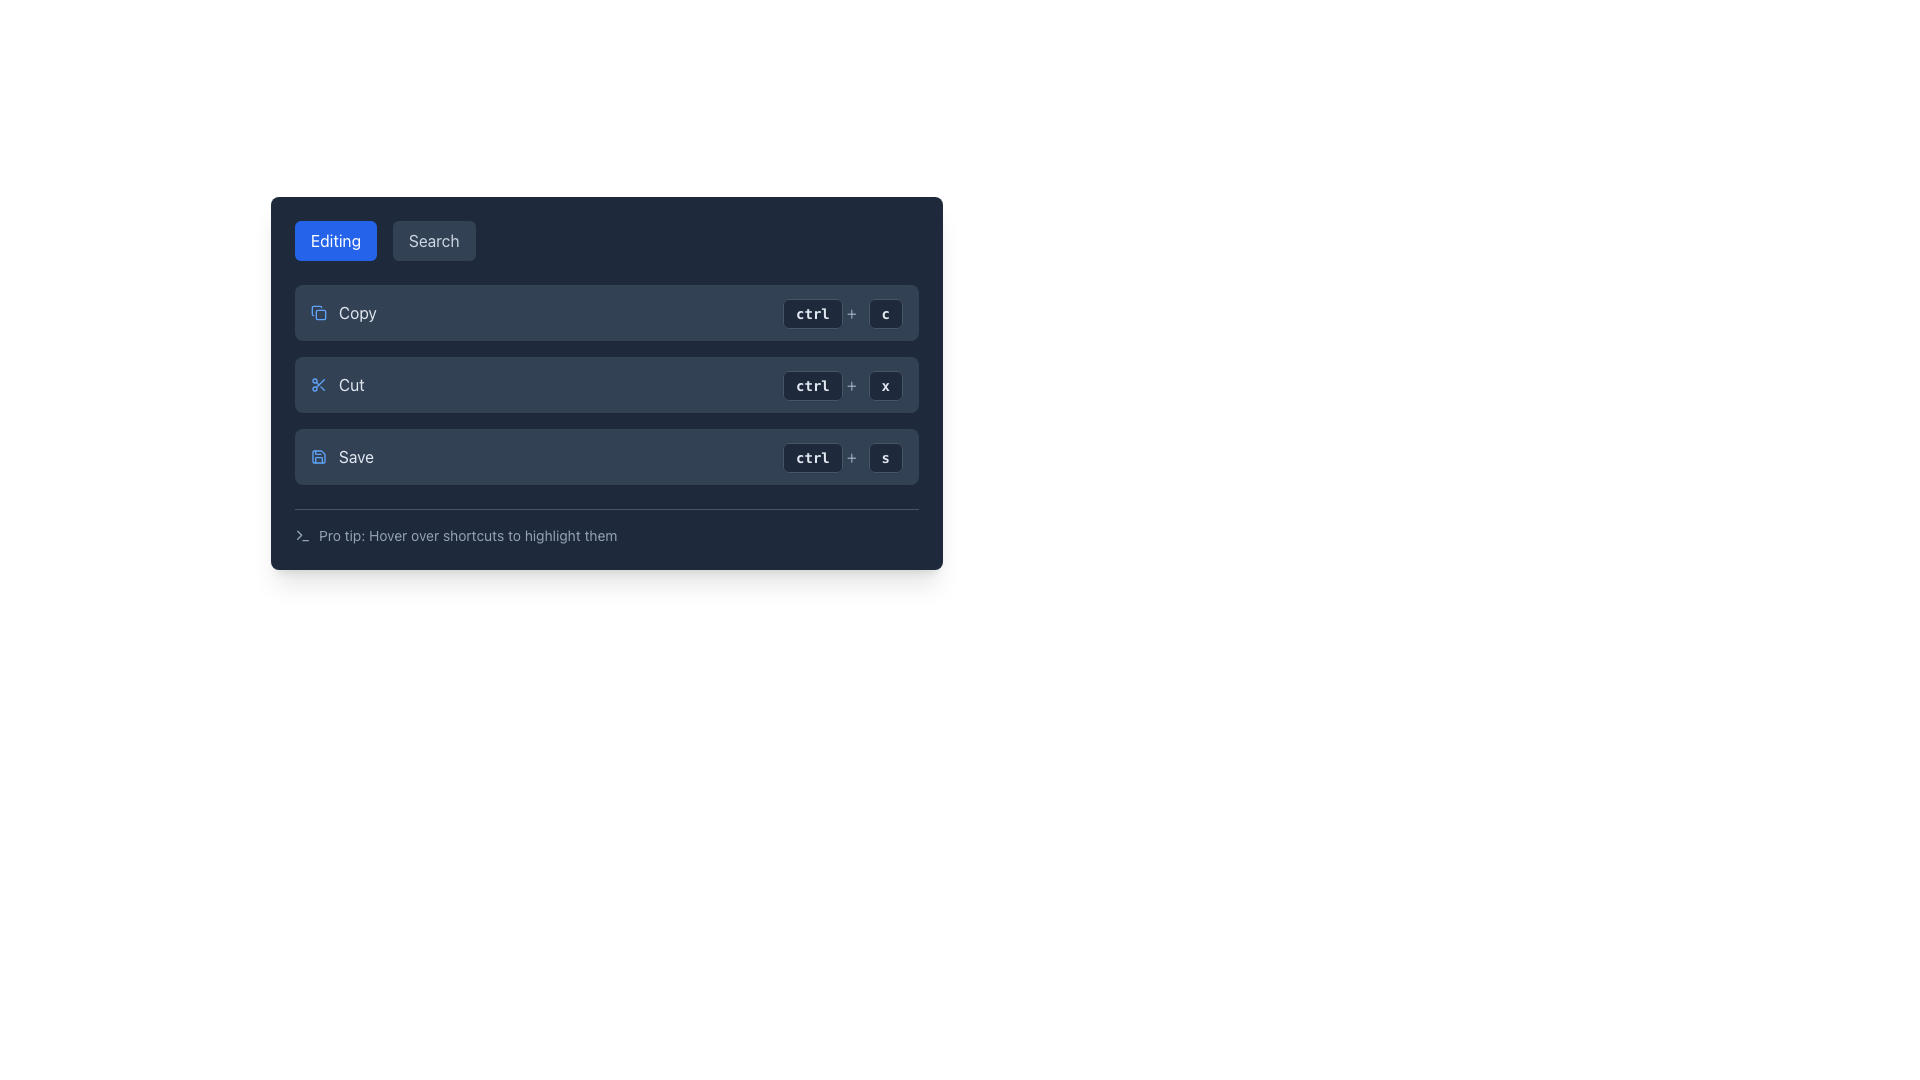  What do you see at coordinates (351, 385) in the screenshot?
I see `the 'Cut' text label within the button, which is styled with a light slate color and located between the 'Copy' and 'Save' options in a vertical list` at bounding box center [351, 385].